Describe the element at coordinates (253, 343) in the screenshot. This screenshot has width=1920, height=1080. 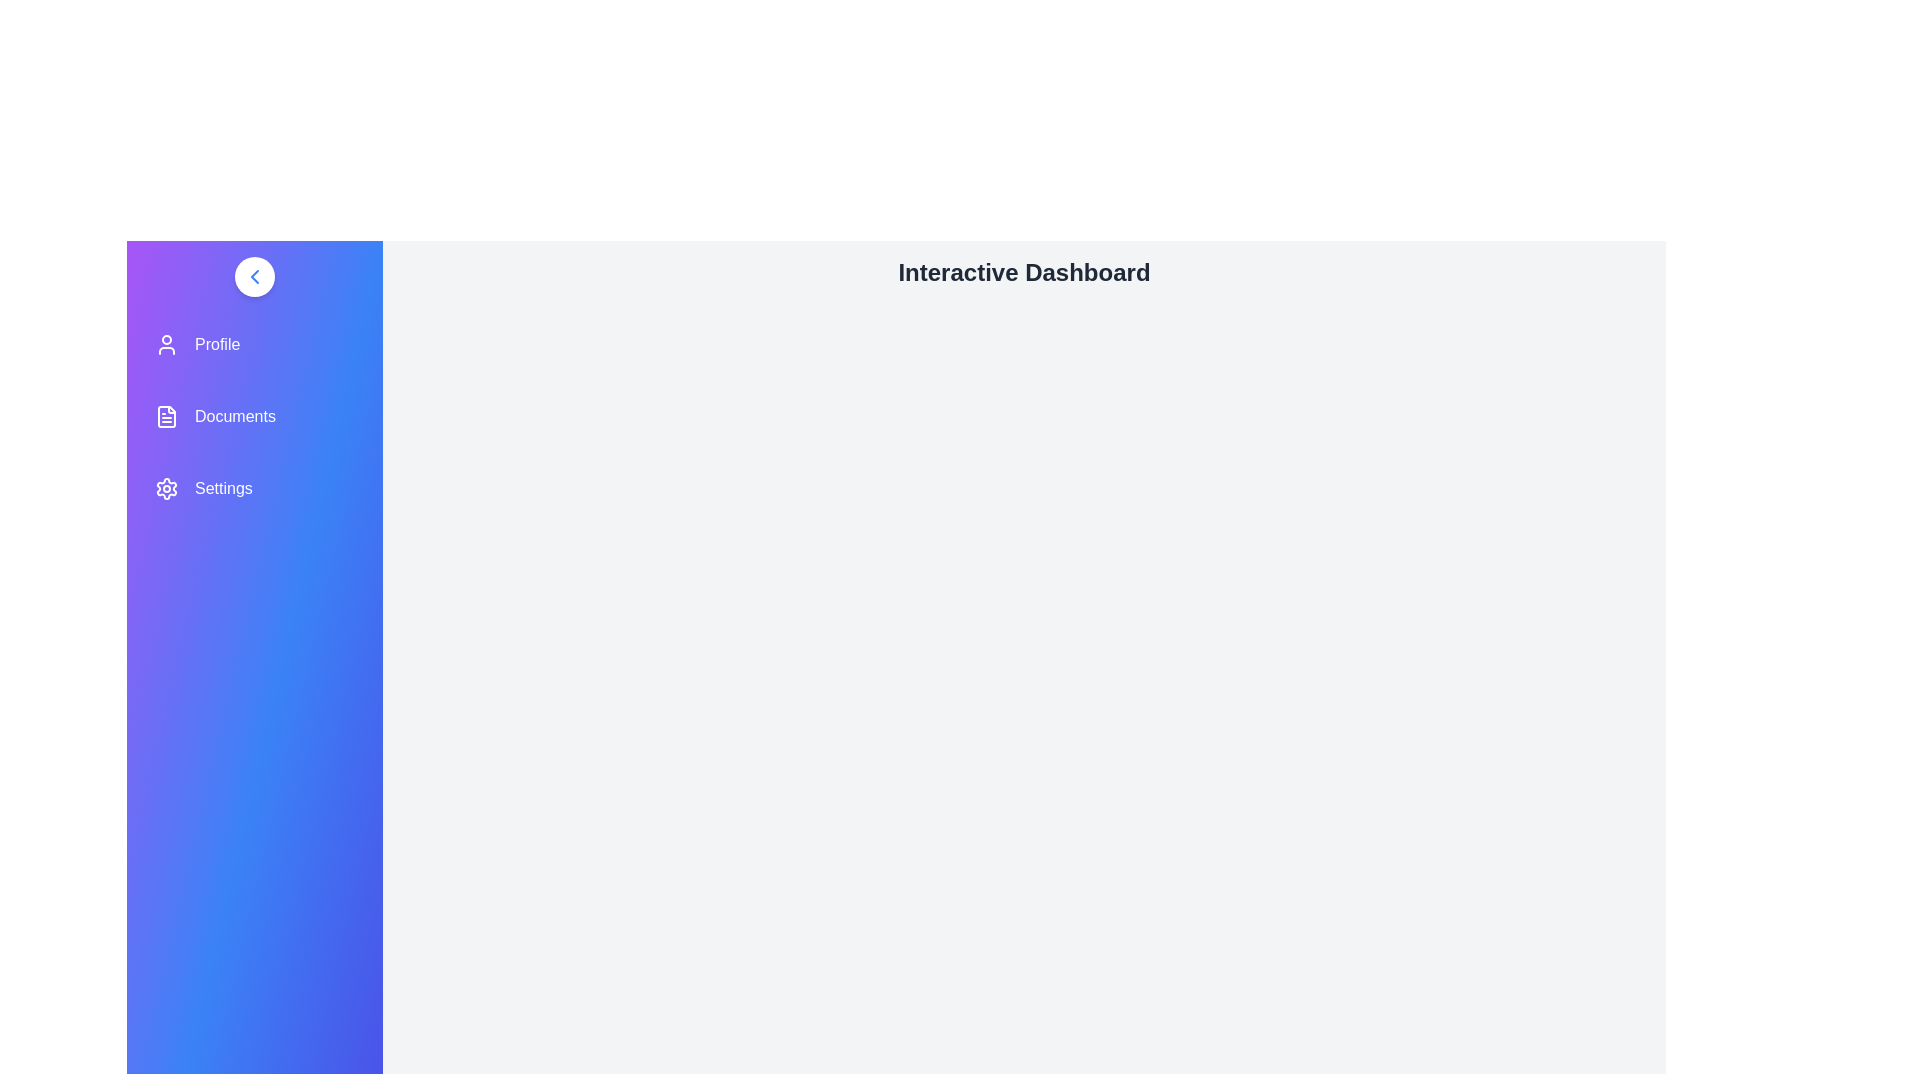
I see `the menu item Profile to navigate` at that location.